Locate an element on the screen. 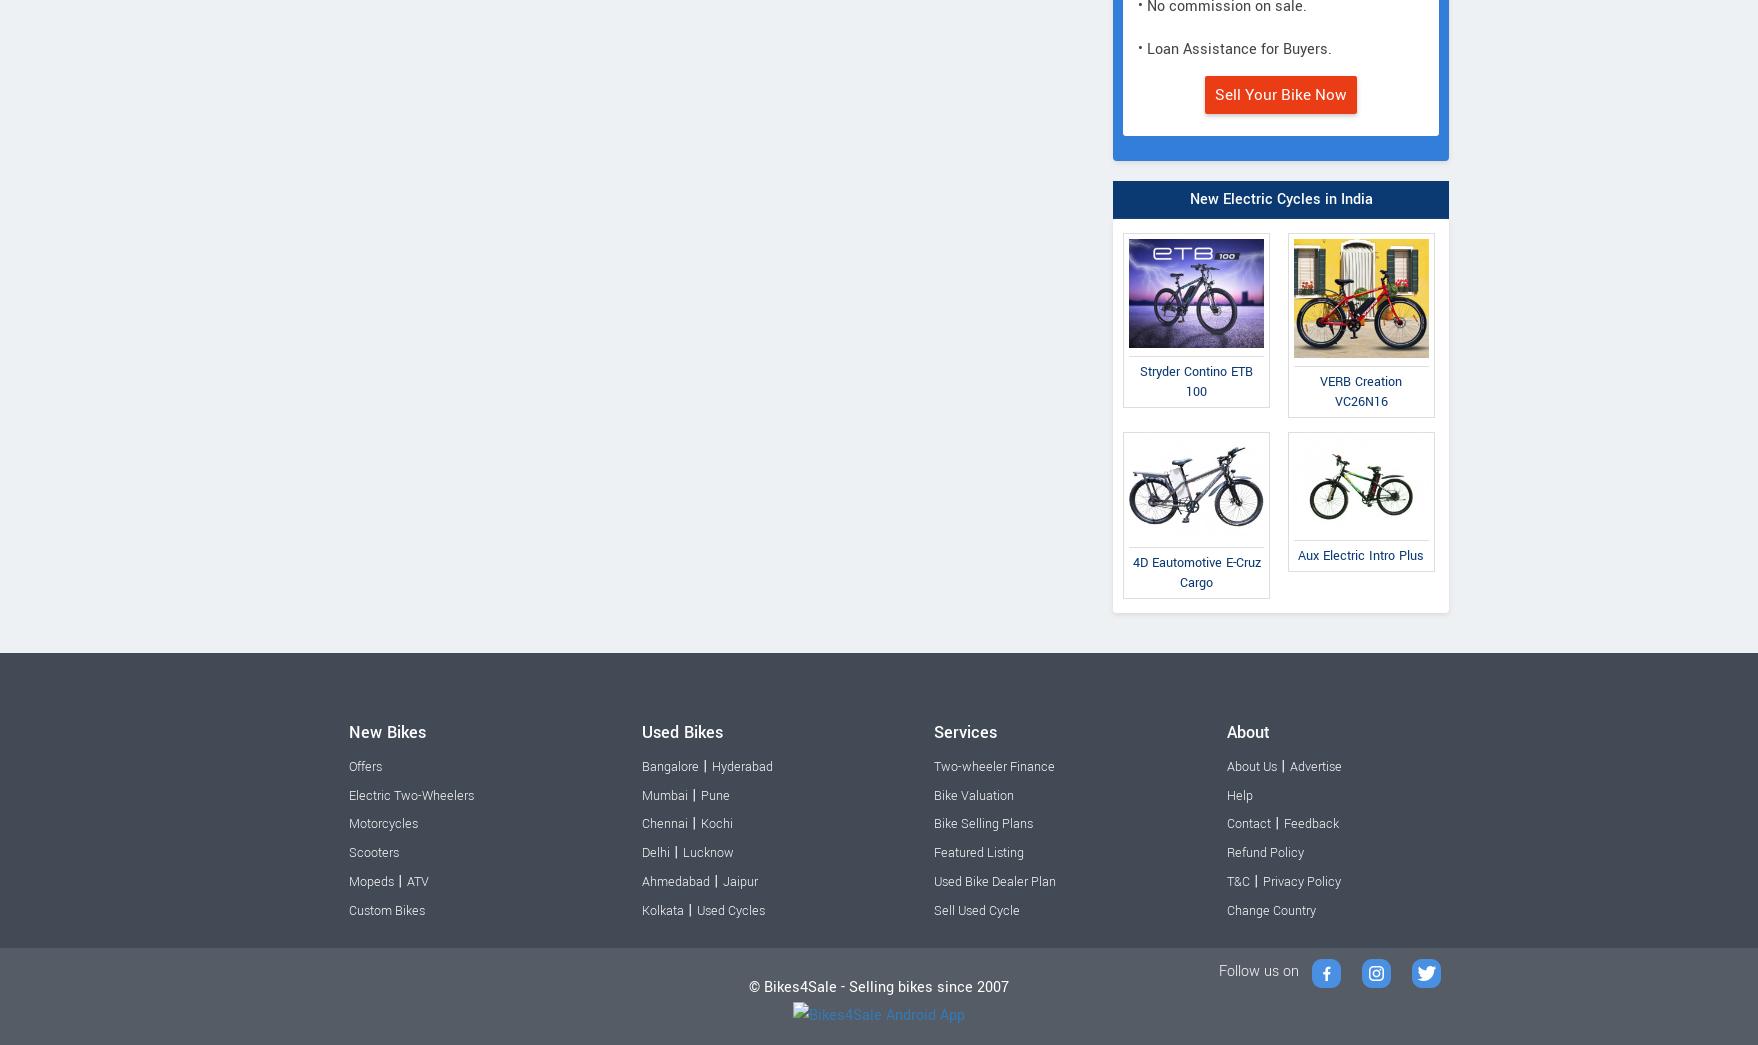 Image resolution: width=1758 pixels, height=1045 pixels. 'VERB Creation VC26N16' is located at coordinates (1360, 390).